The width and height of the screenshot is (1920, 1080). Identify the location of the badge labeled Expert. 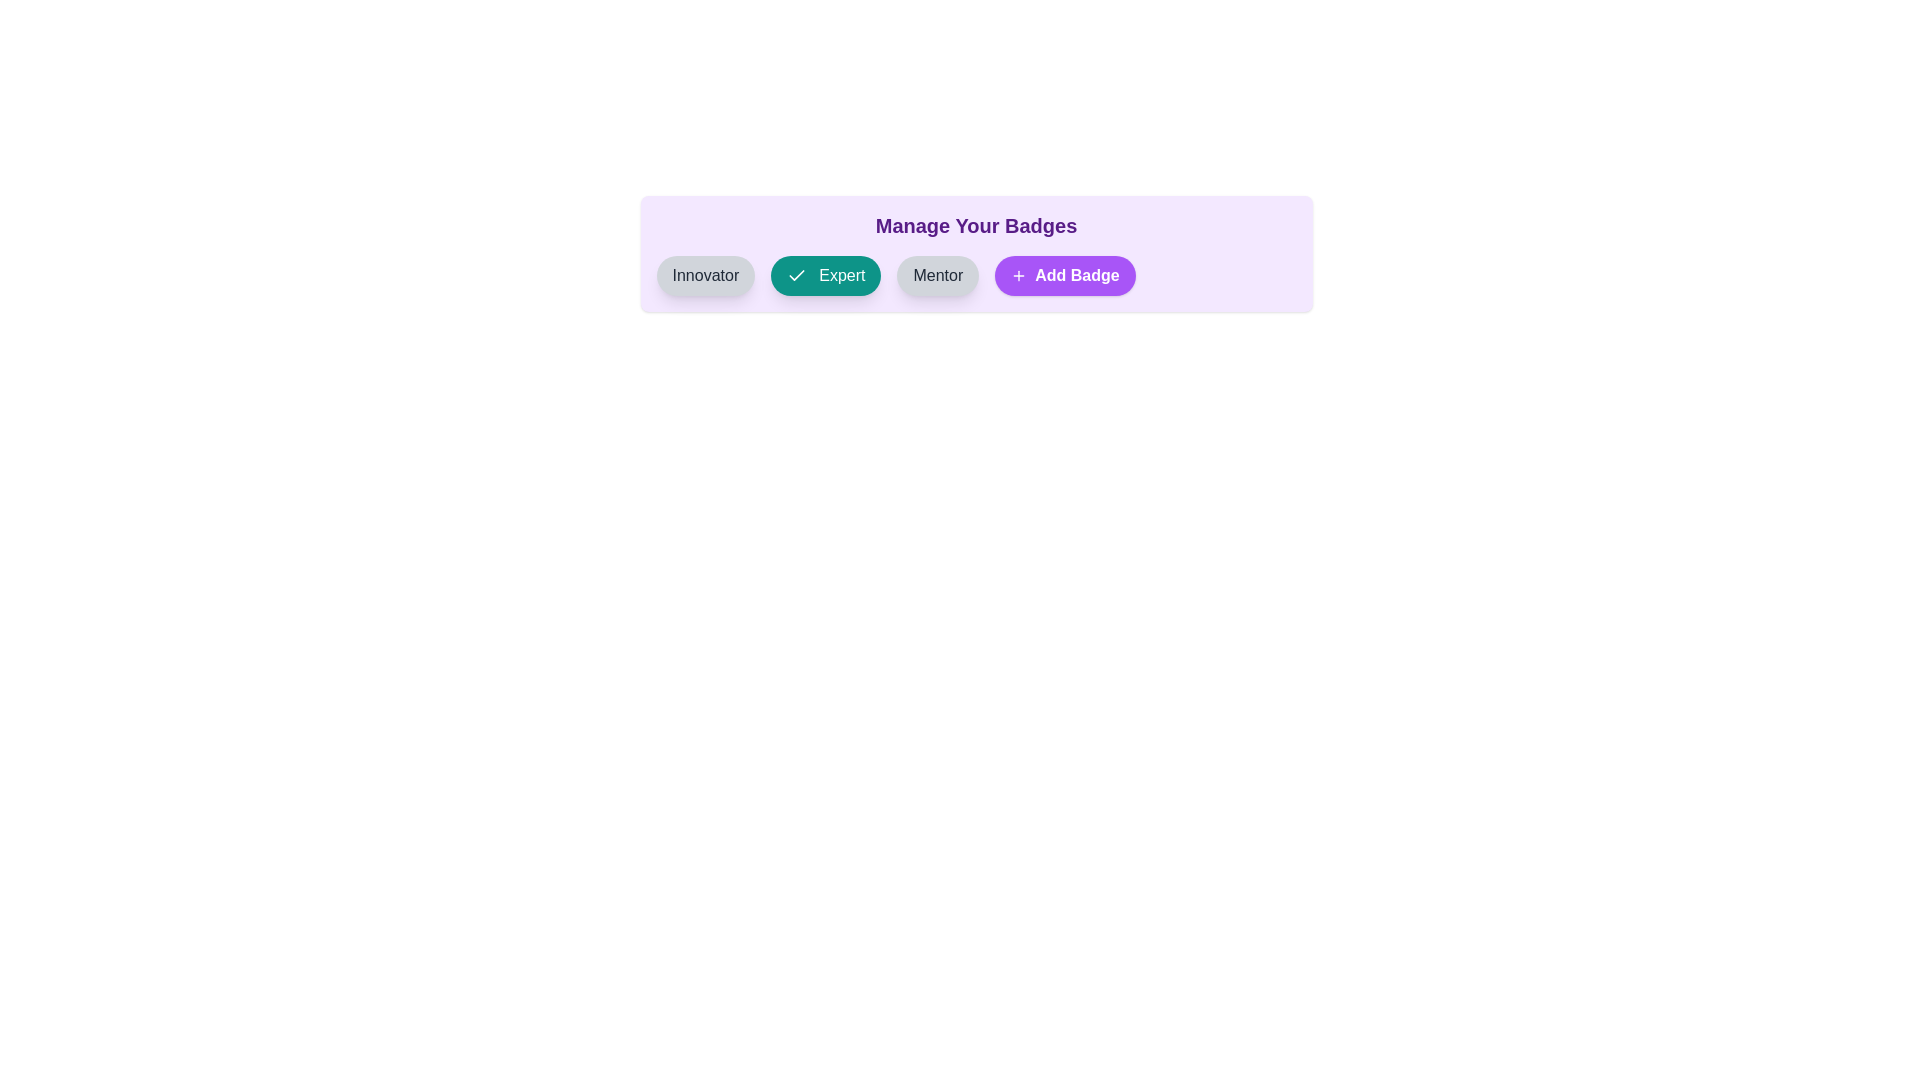
(826, 276).